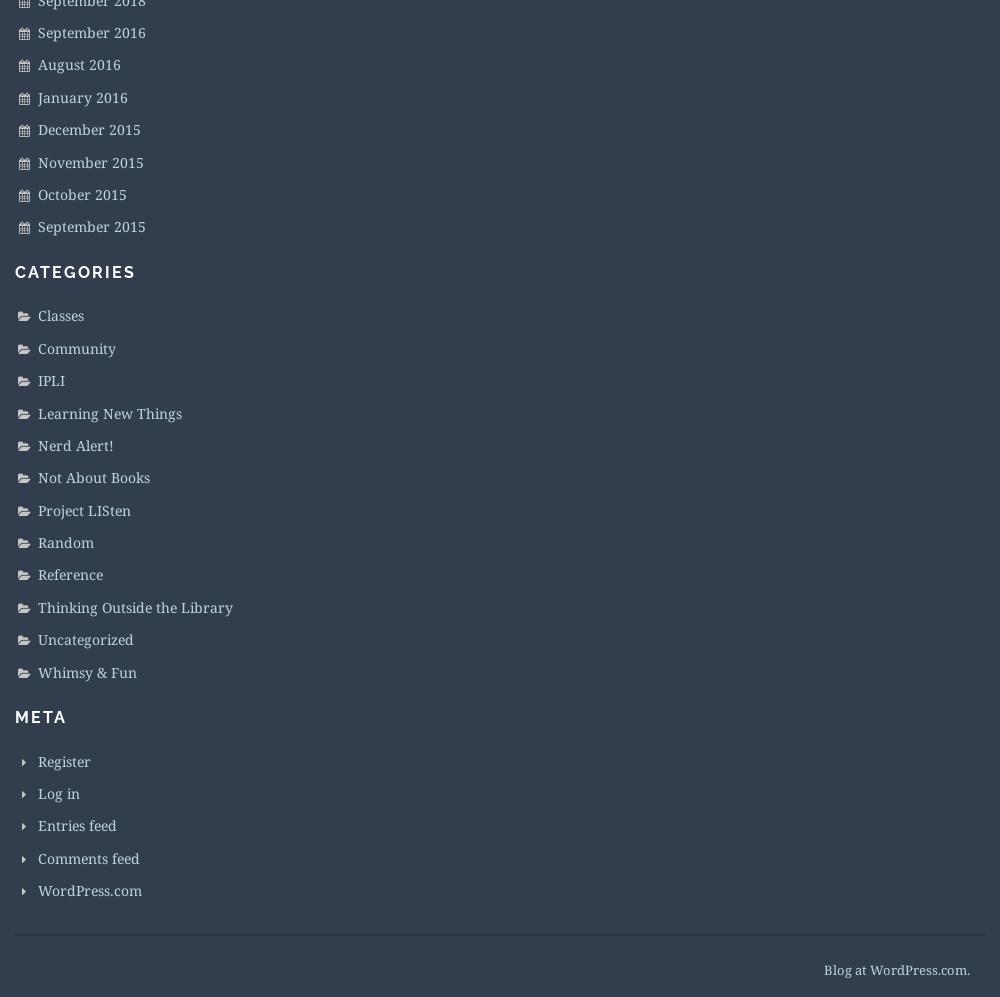 The height and width of the screenshot is (997, 1000). I want to click on 'Register', so click(63, 760).